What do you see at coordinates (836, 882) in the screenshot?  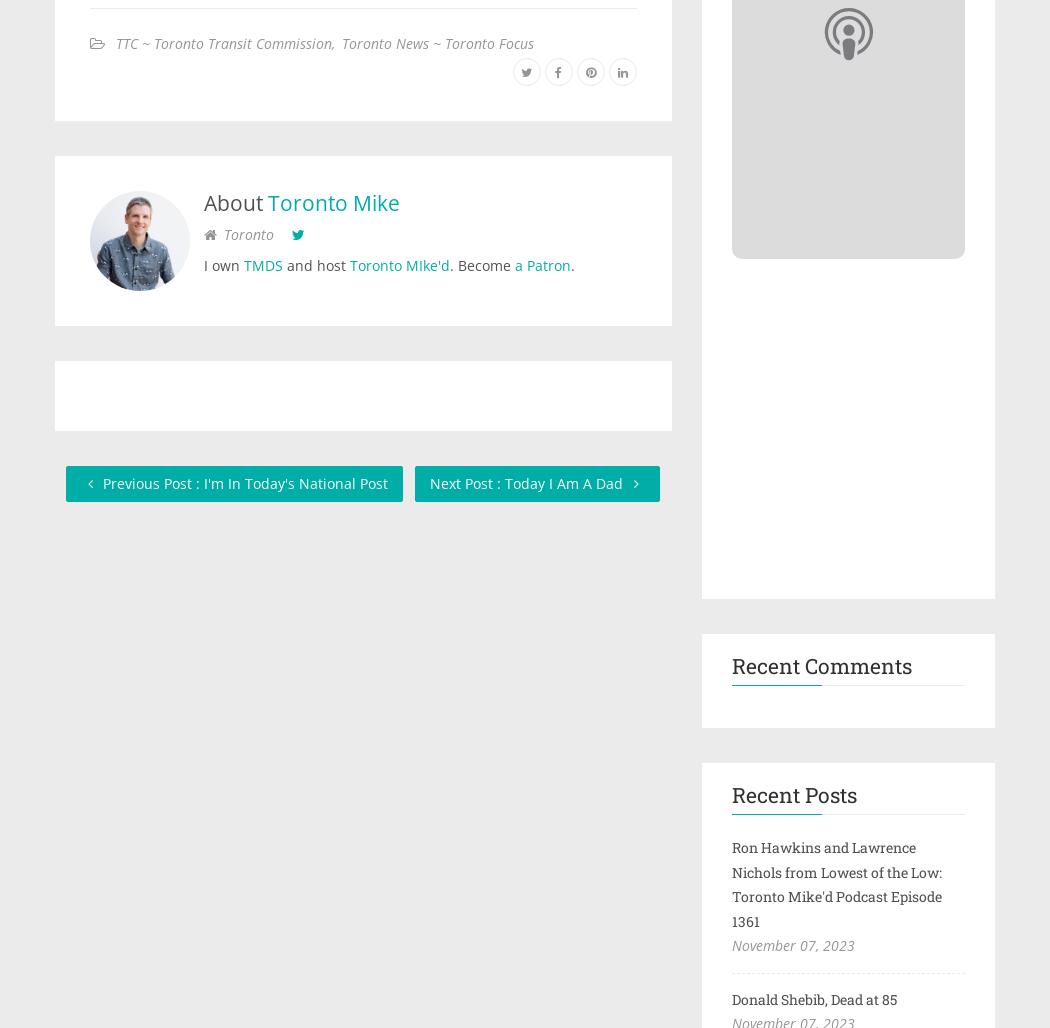 I see `'Ron Hawkins and Lawrence Nichols from Lowest of the Low: Toronto Mike'd Podcast Episode 1361'` at bounding box center [836, 882].